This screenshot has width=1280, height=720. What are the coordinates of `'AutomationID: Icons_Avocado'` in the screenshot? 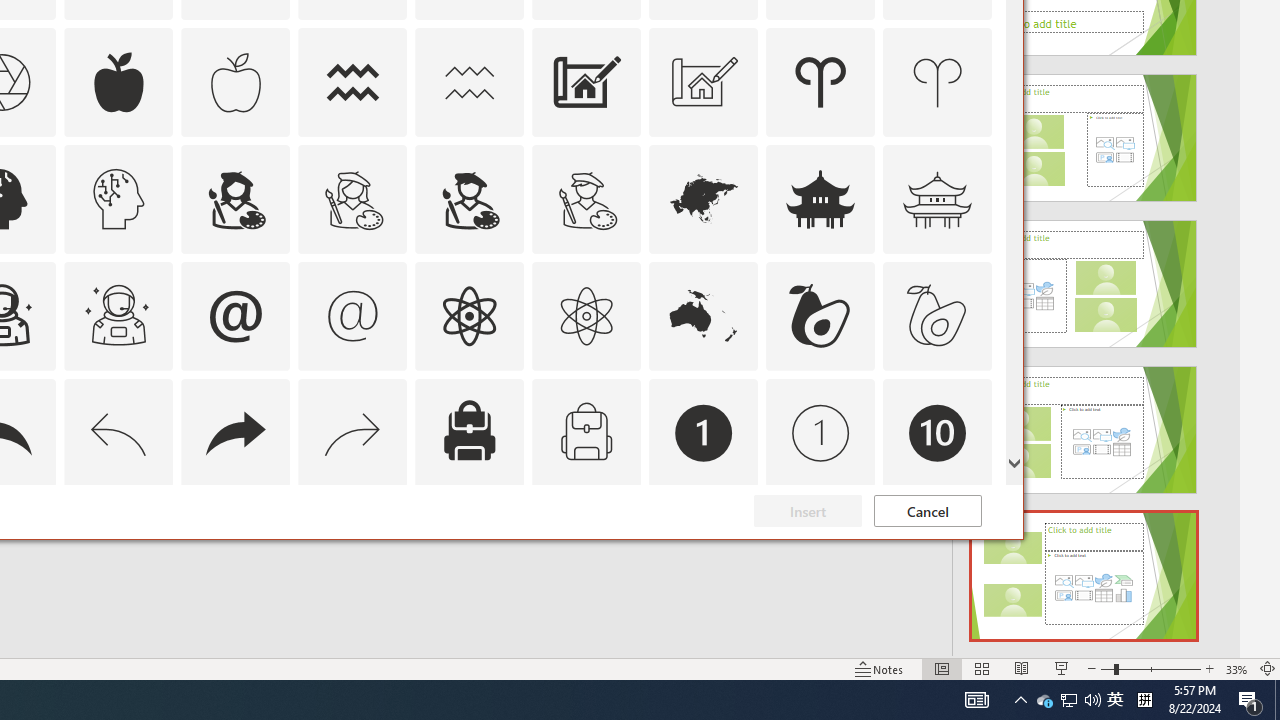 It's located at (821, 315).